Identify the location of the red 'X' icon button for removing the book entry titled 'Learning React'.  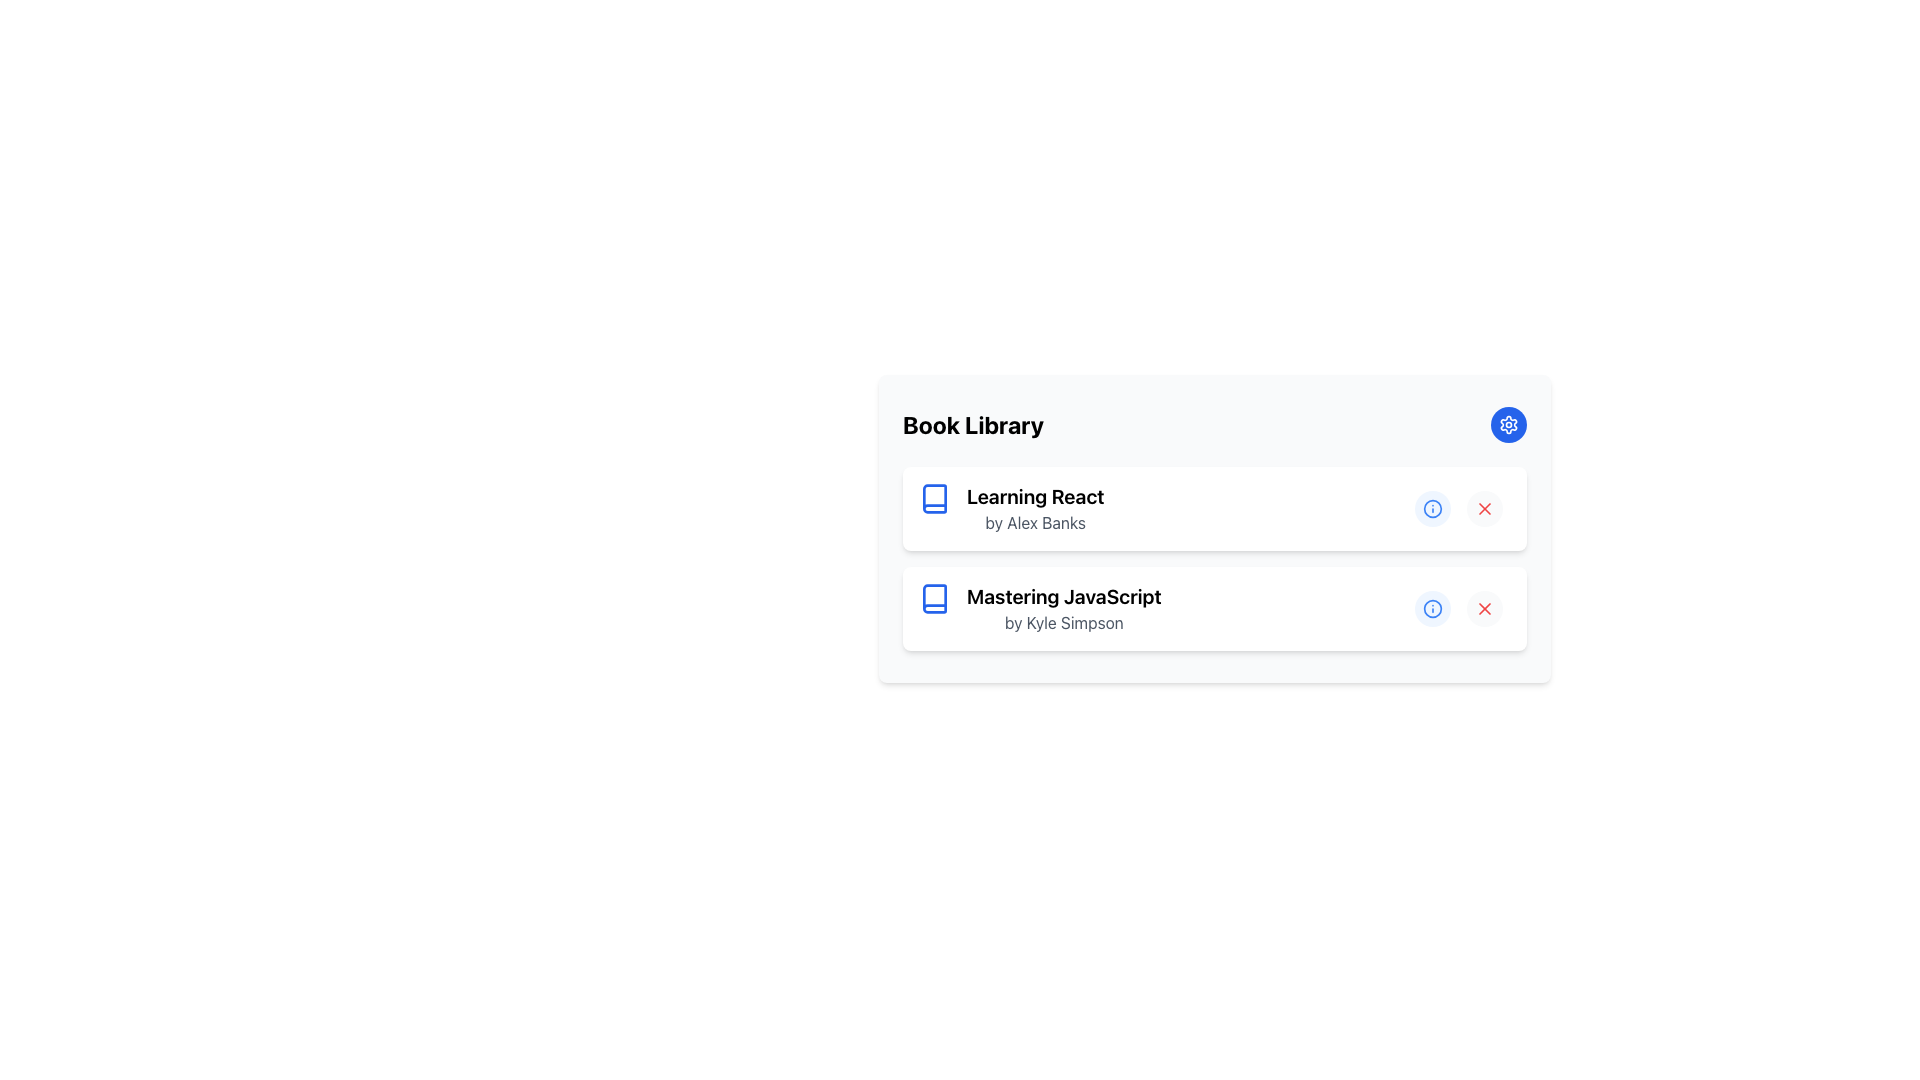
(1484, 508).